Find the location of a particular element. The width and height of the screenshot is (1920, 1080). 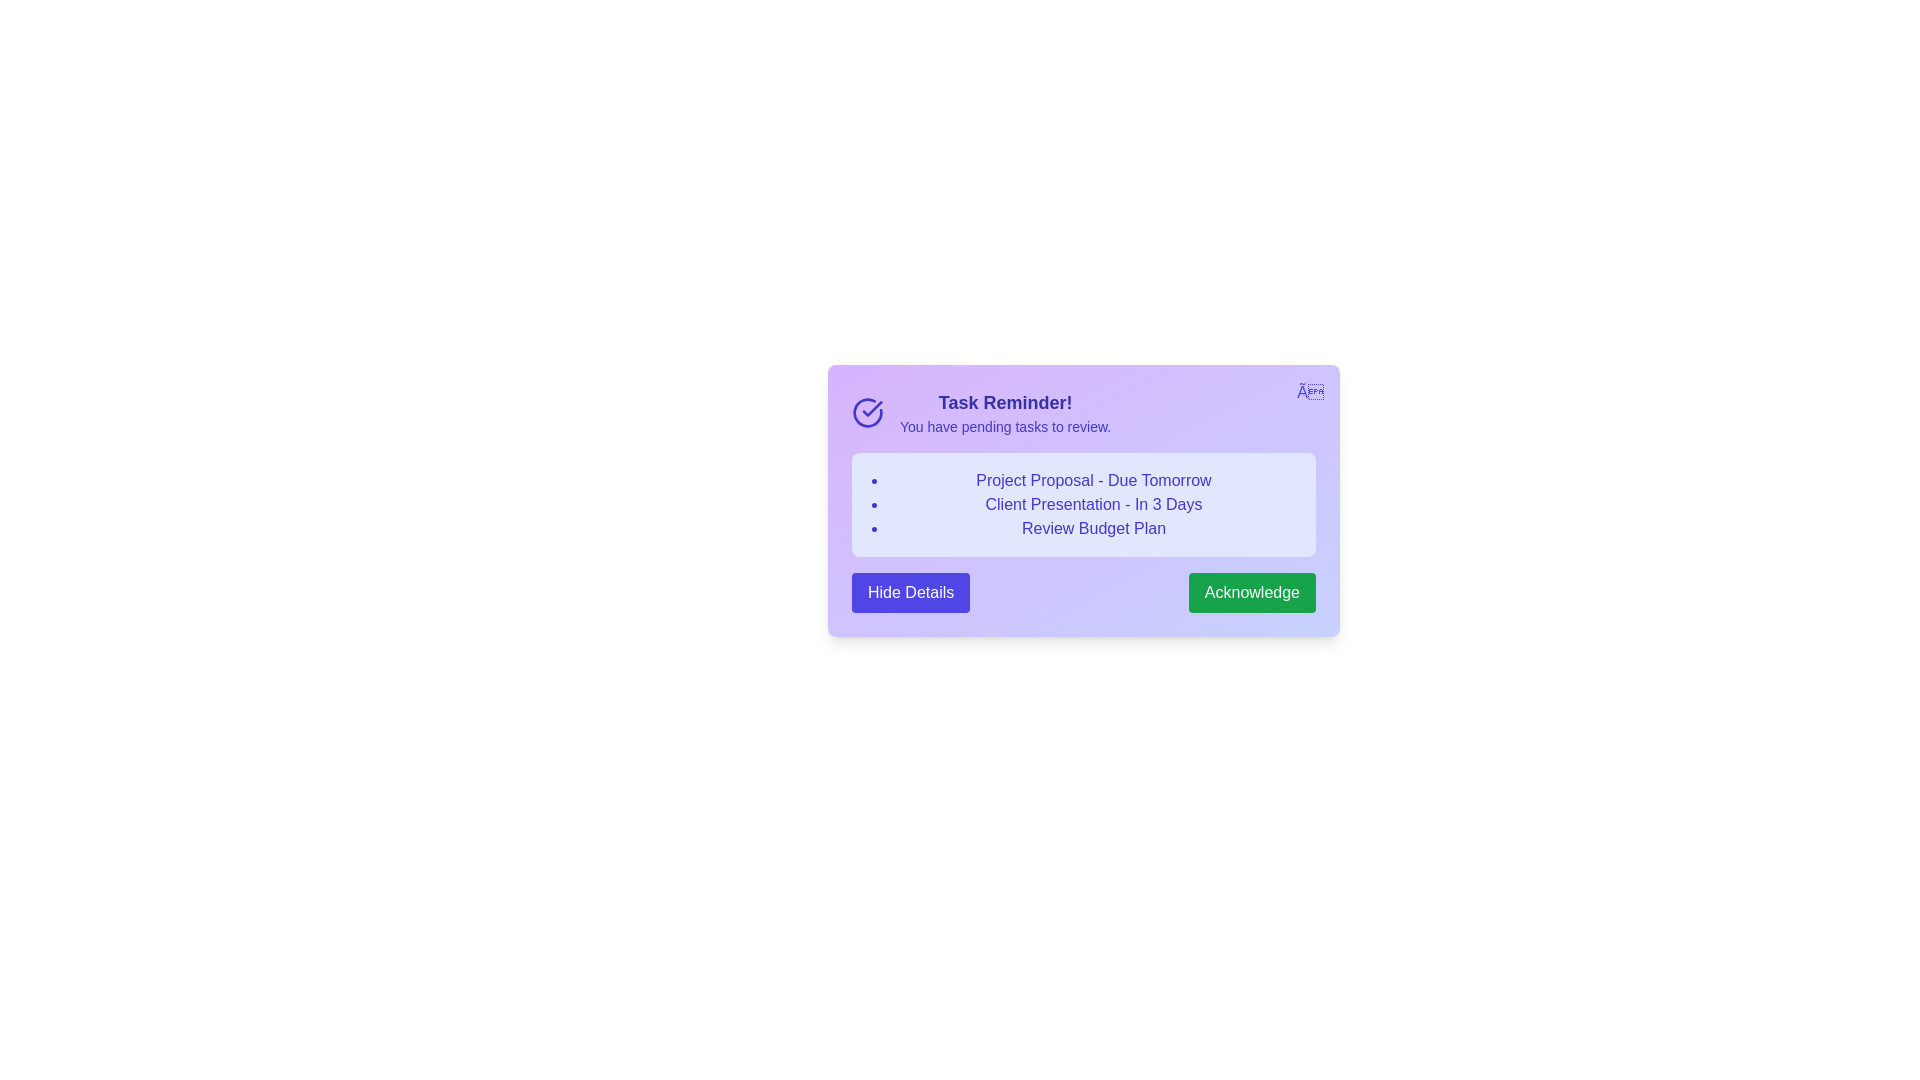

'Acknowledge' button to acknowledge the tasks is located at coordinates (1251, 592).